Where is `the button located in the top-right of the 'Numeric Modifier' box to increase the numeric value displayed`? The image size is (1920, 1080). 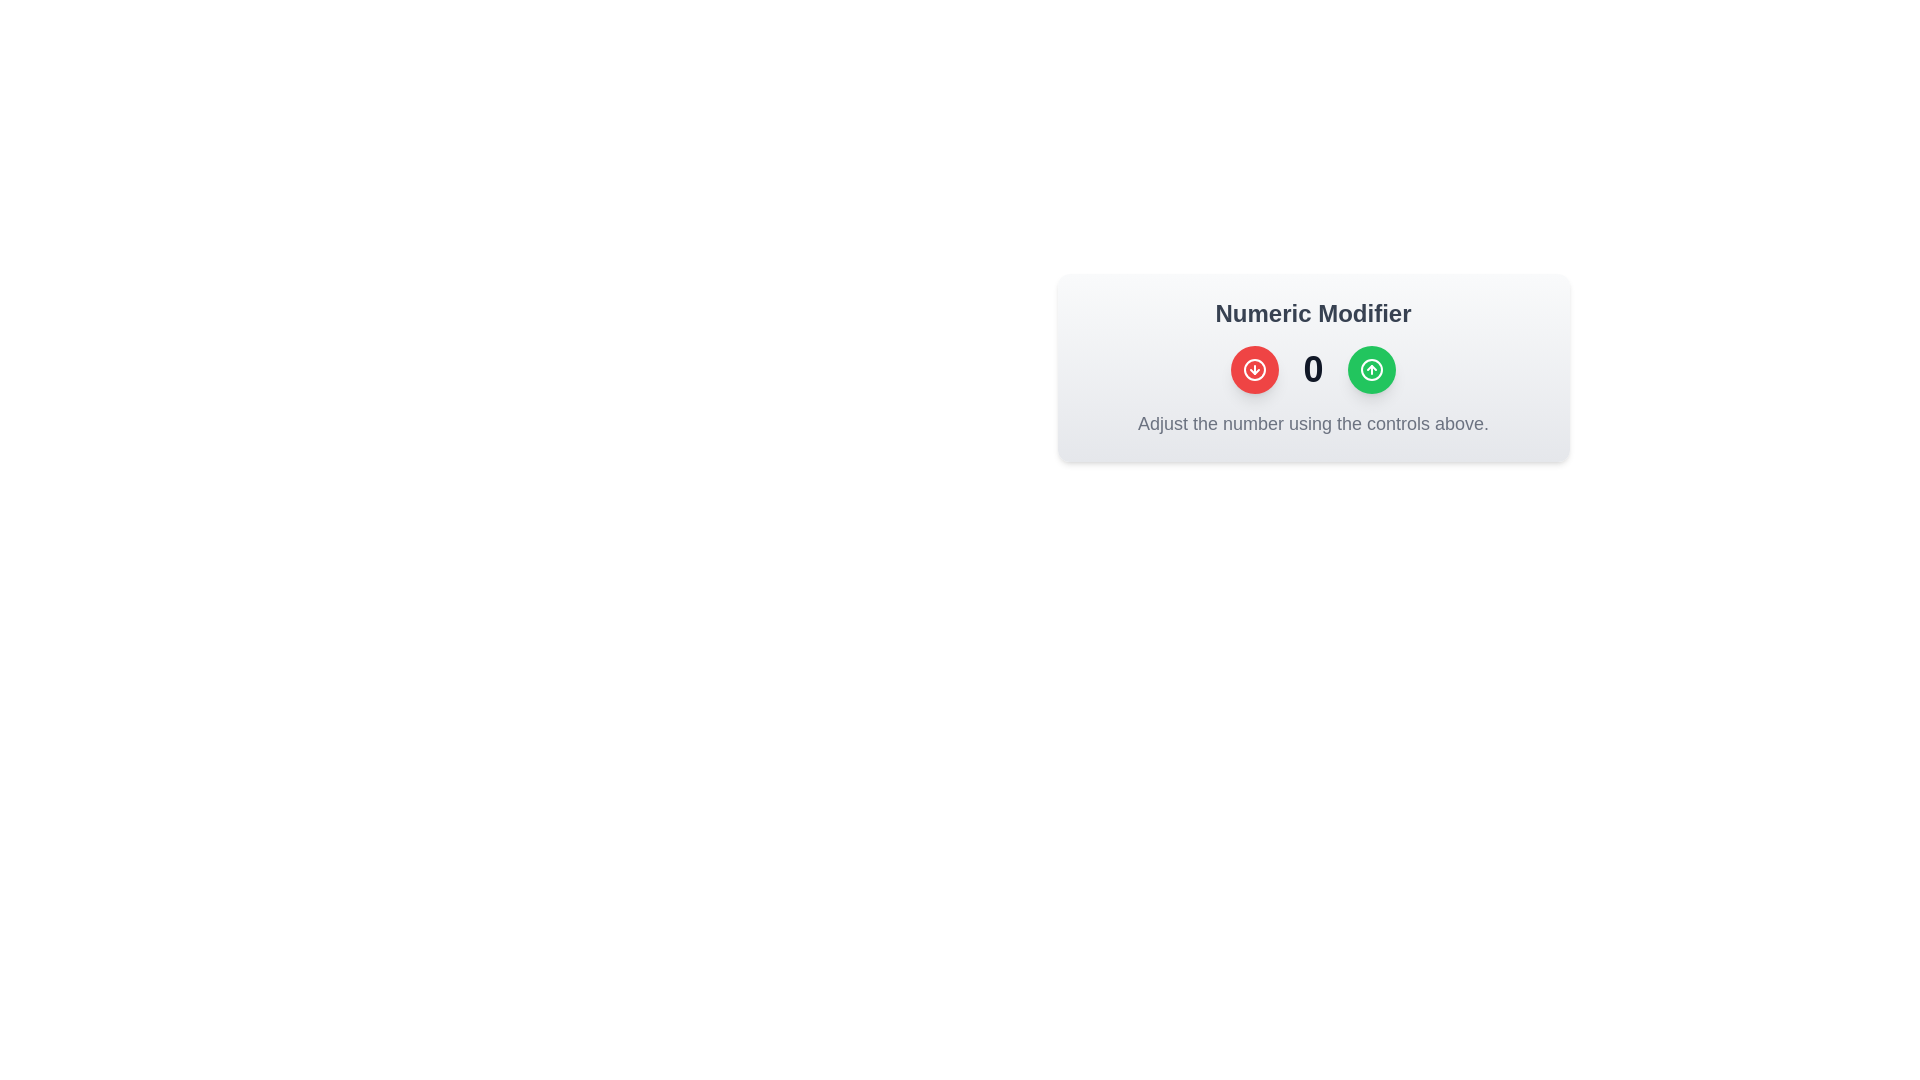
the button located in the top-right of the 'Numeric Modifier' box to increase the numeric value displayed is located at coordinates (1370, 370).